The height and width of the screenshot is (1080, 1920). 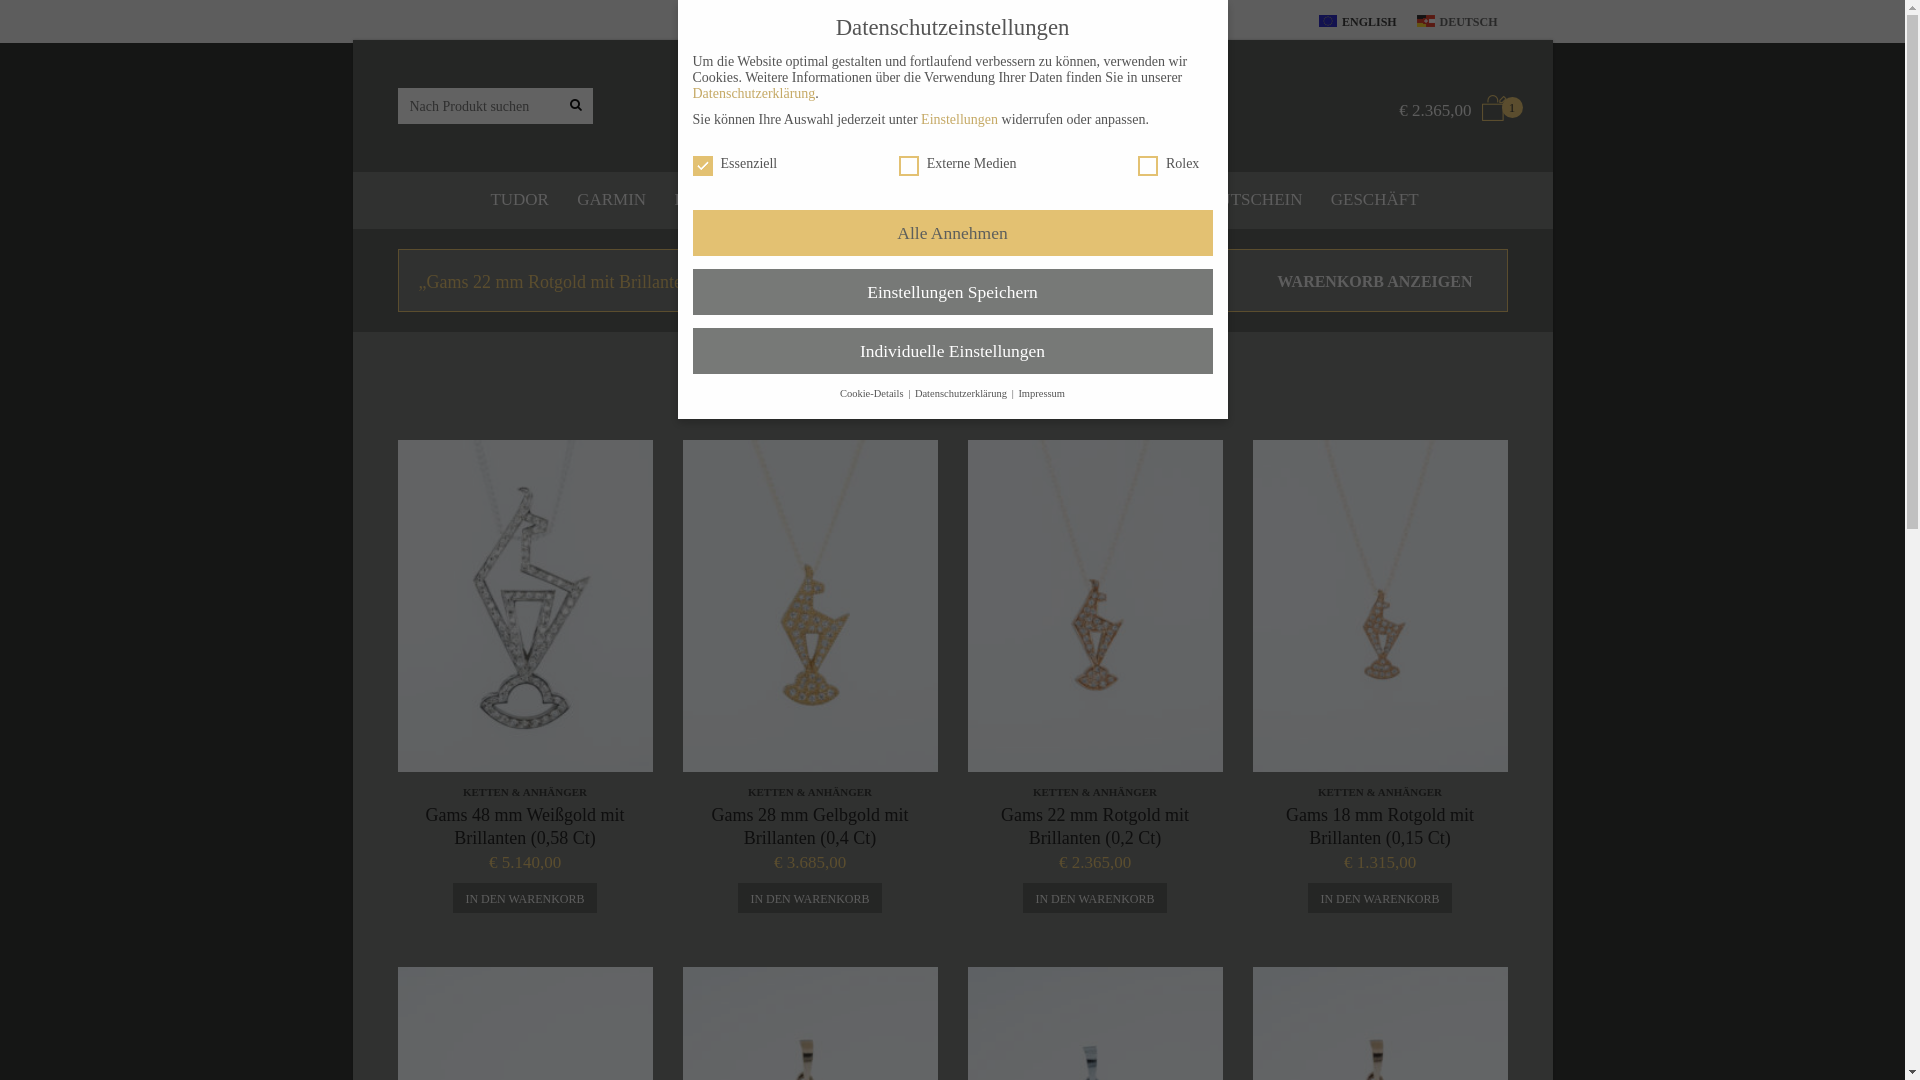 I want to click on 'IN DEN WARENKORB', so click(x=1022, y=897).